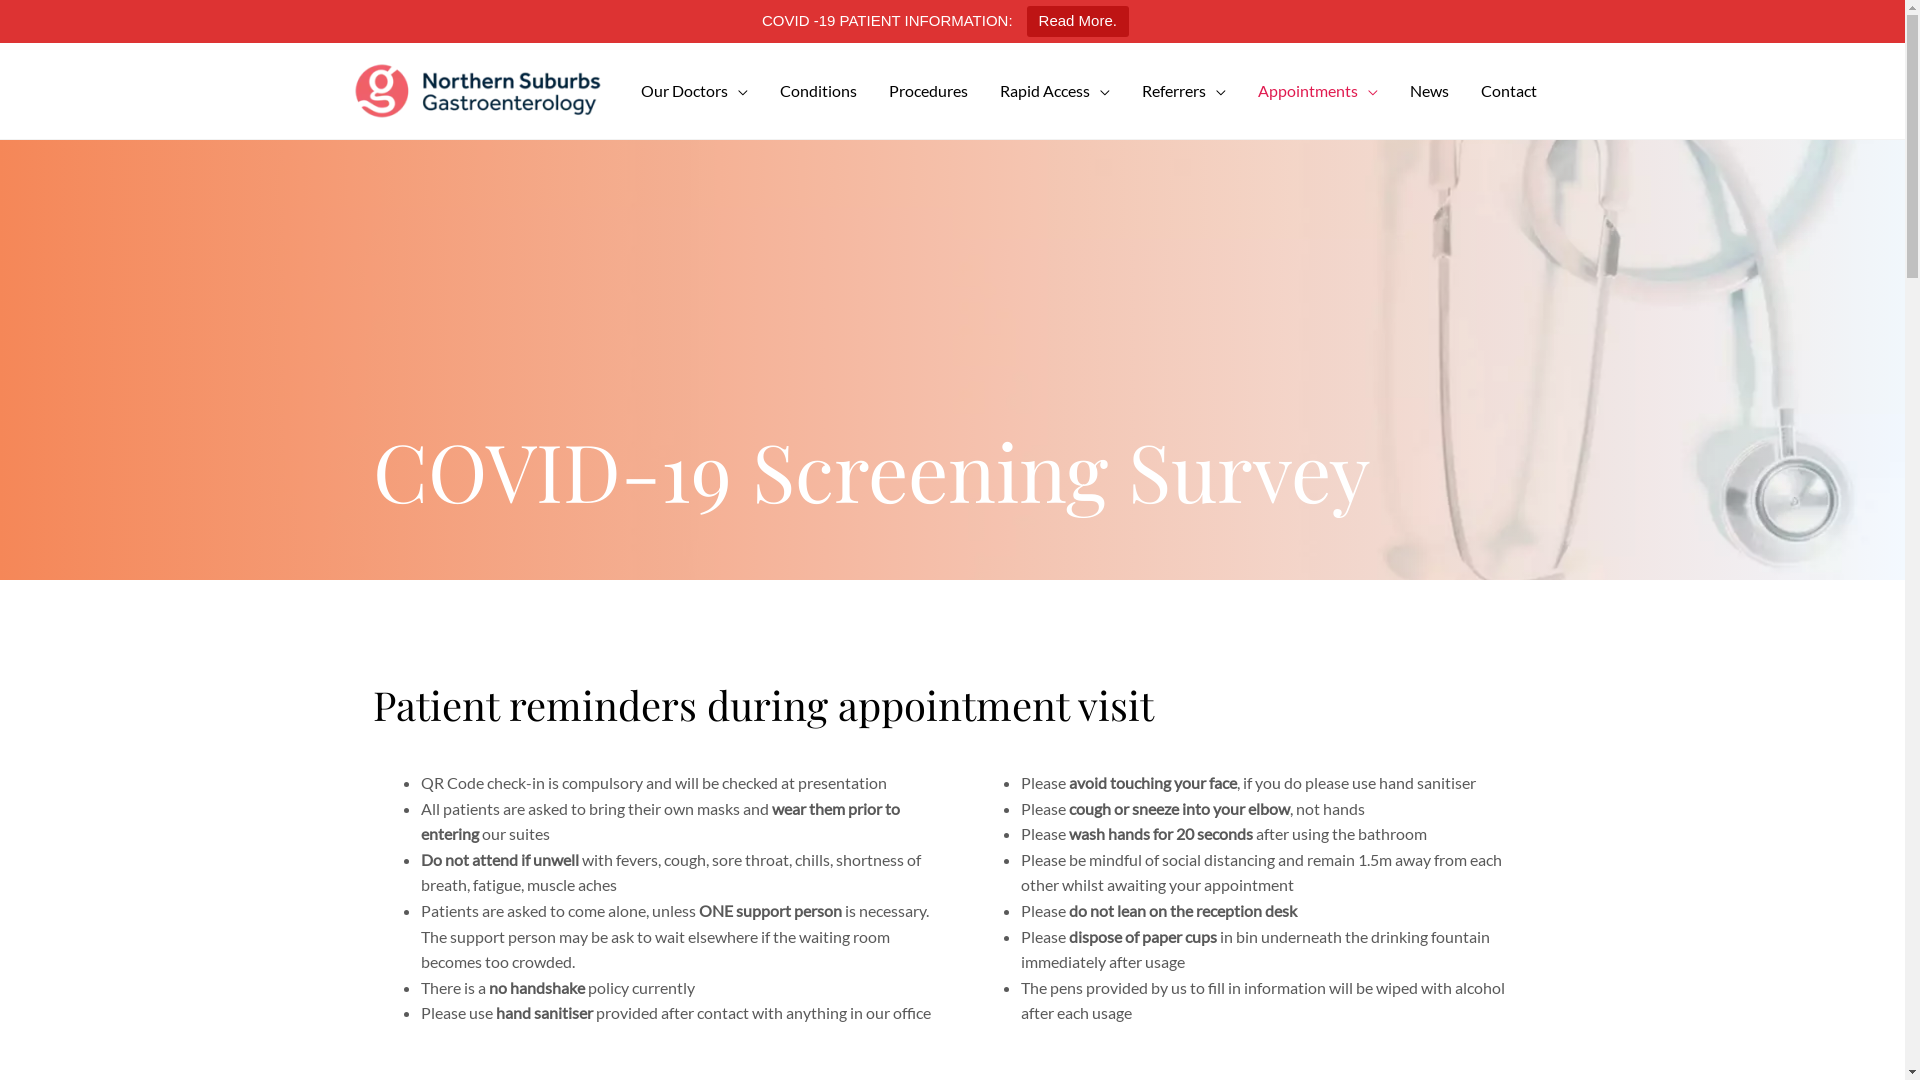 This screenshot has height=1080, width=1920. I want to click on 'Read More.', so click(1027, 21).